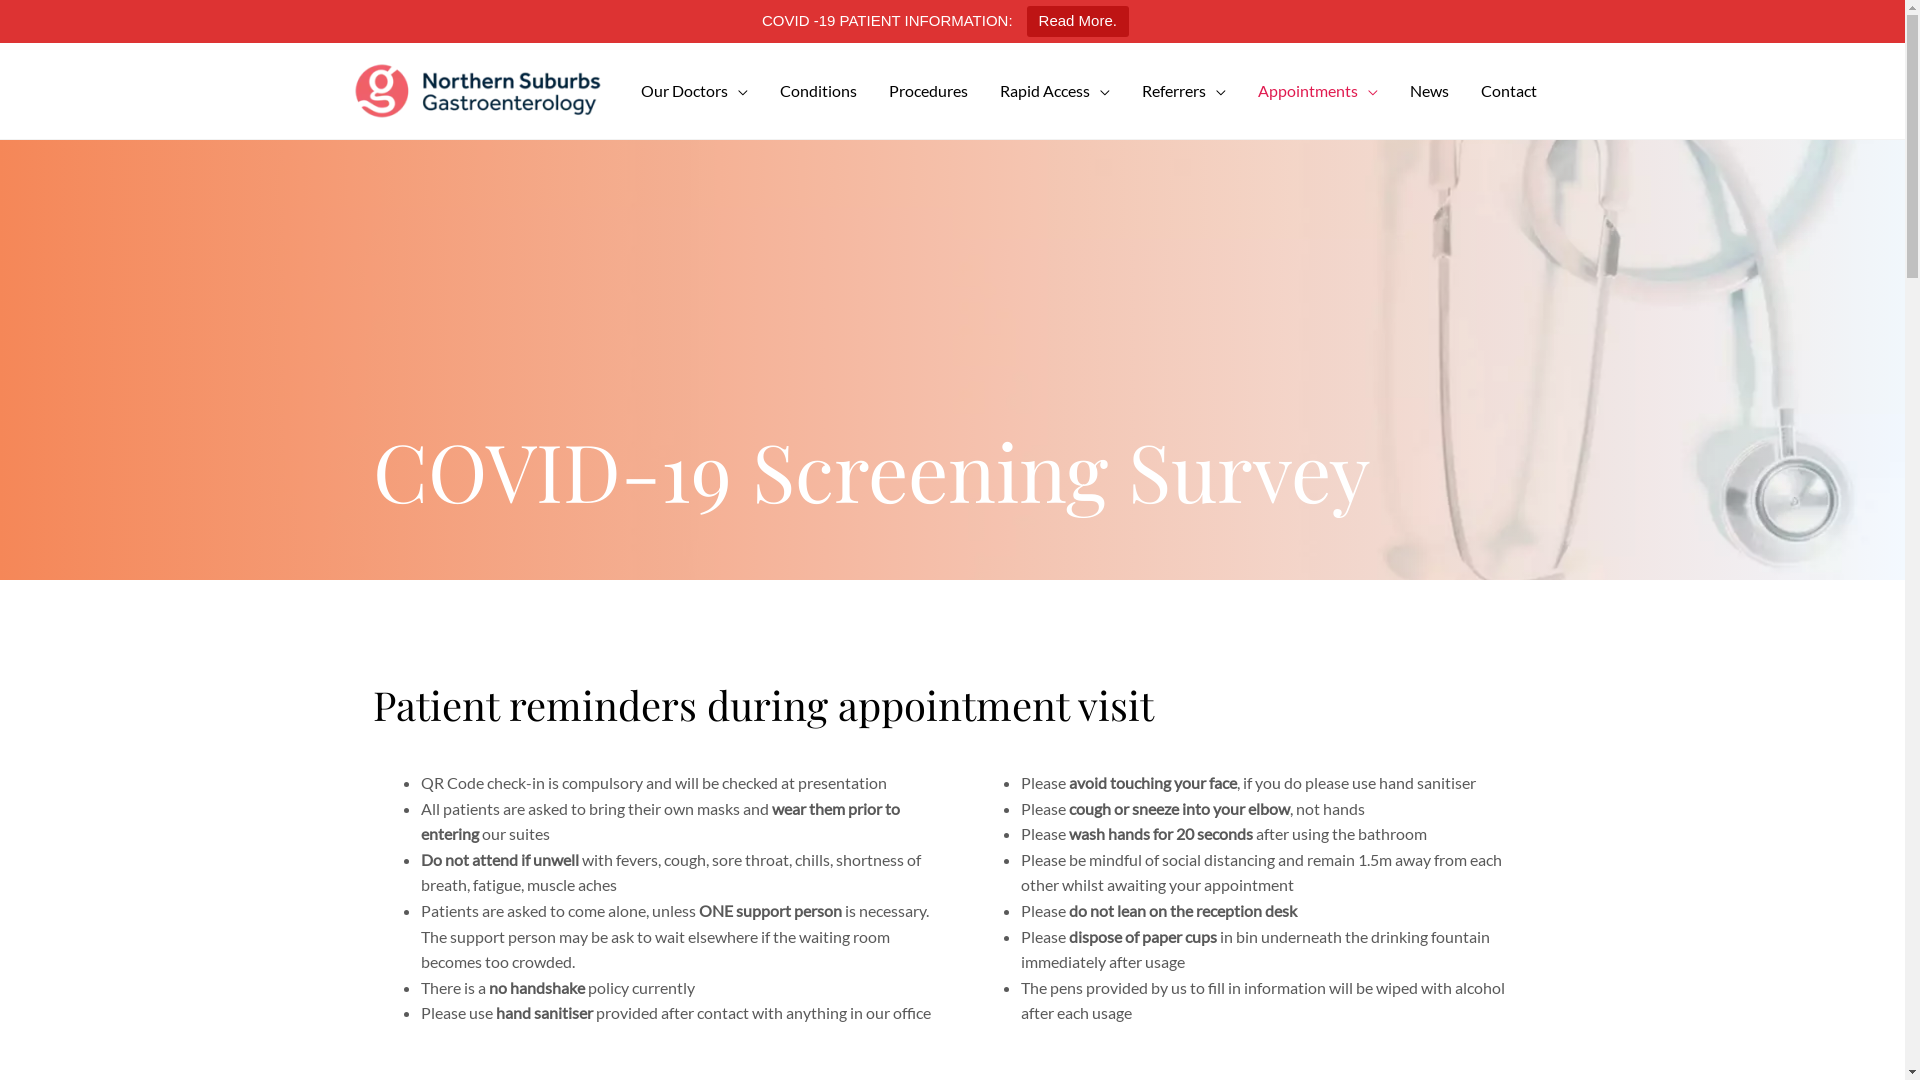 This screenshot has height=1080, width=1920. I want to click on 'Read More.', so click(1027, 21).